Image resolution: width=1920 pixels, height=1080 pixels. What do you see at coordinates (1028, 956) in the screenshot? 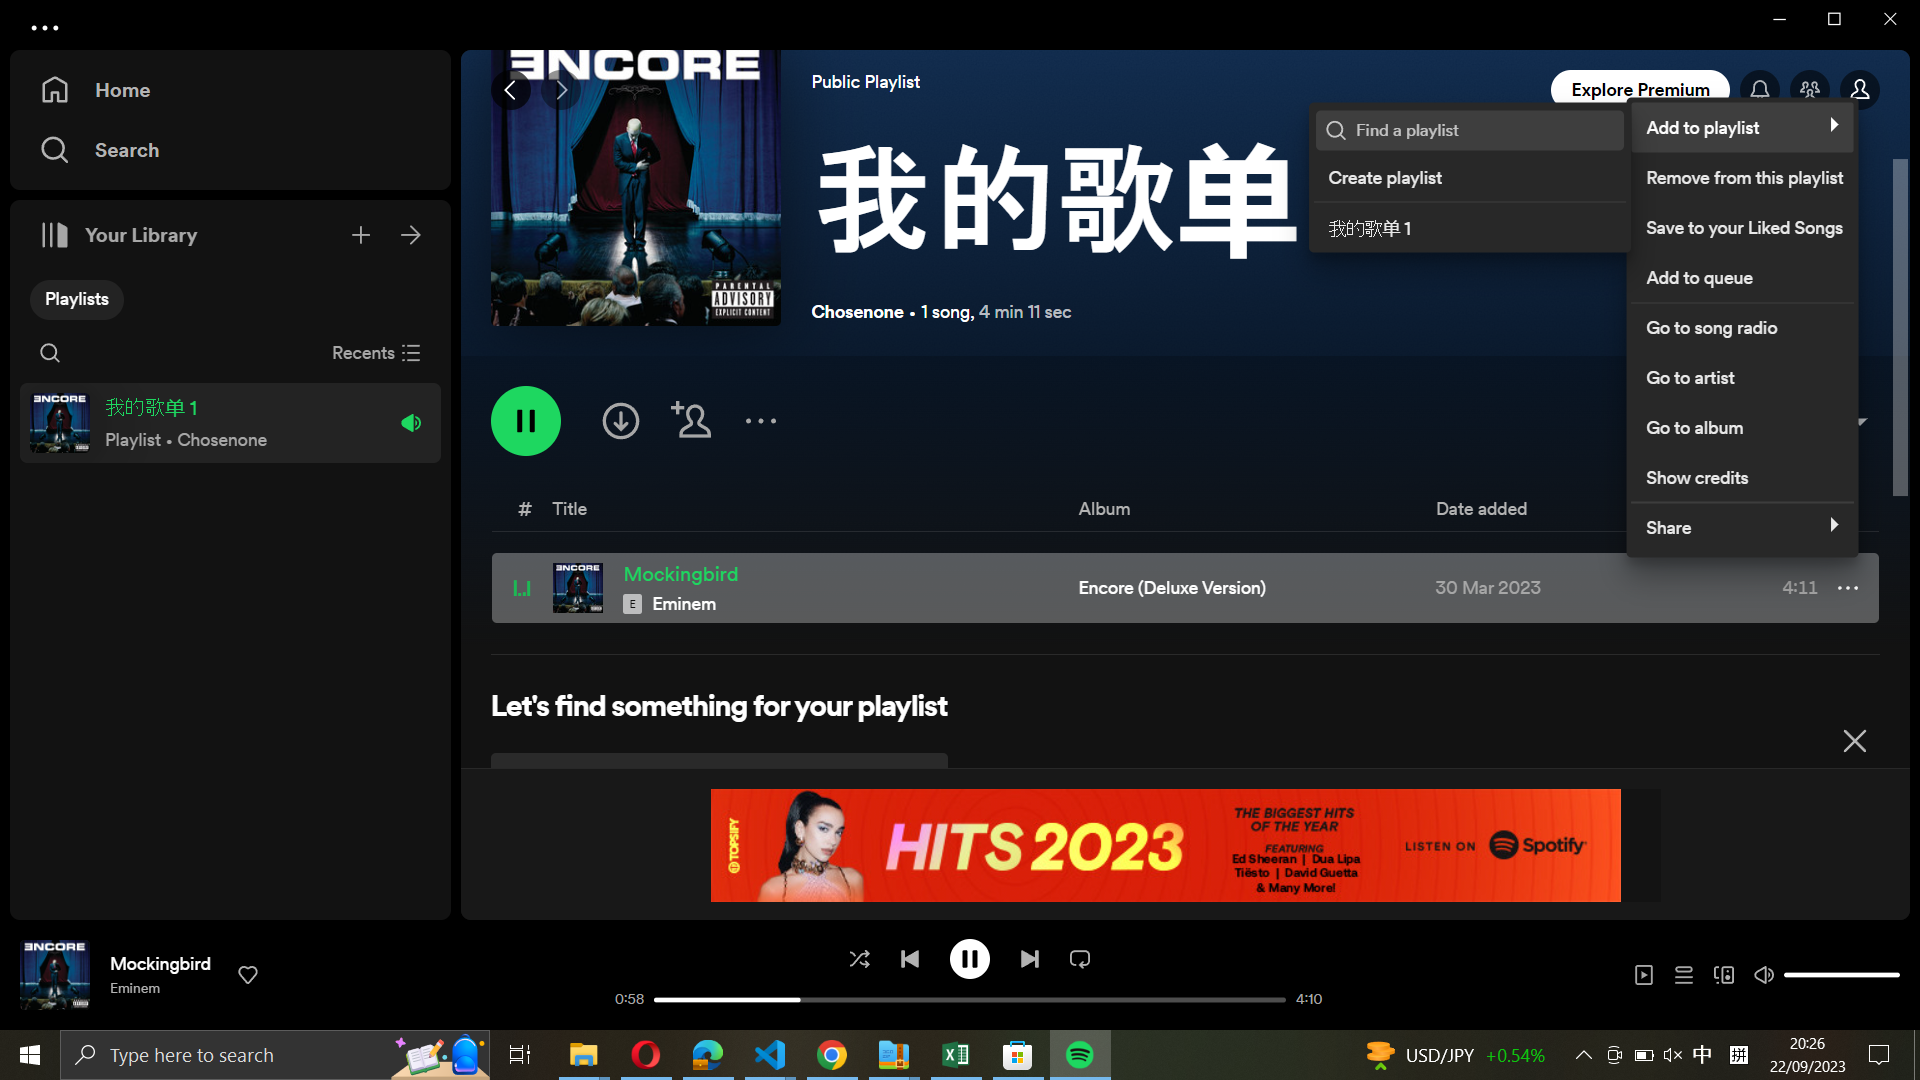
I see `Reach the final part of the song` at bounding box center [1028, 956].